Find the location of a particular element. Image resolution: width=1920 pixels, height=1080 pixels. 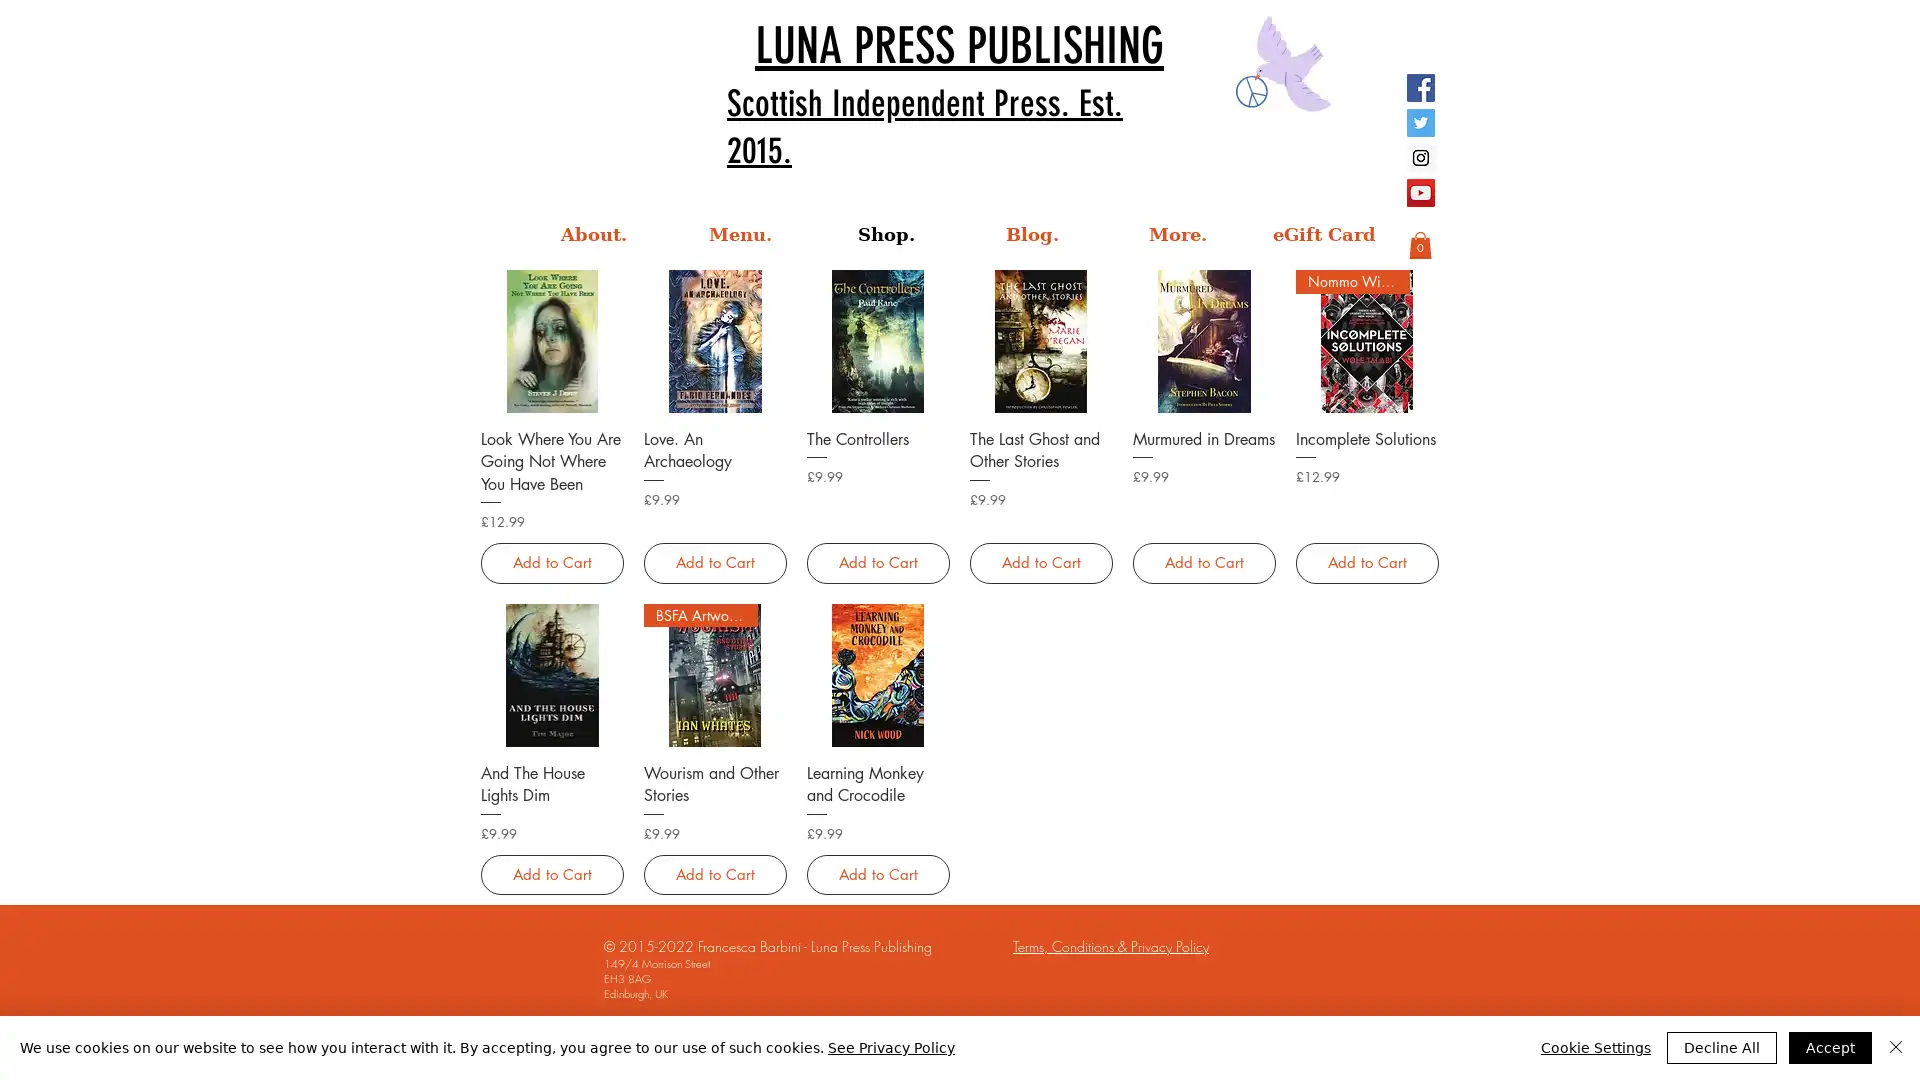

Add to Cart is located at coordinates (877, 873).